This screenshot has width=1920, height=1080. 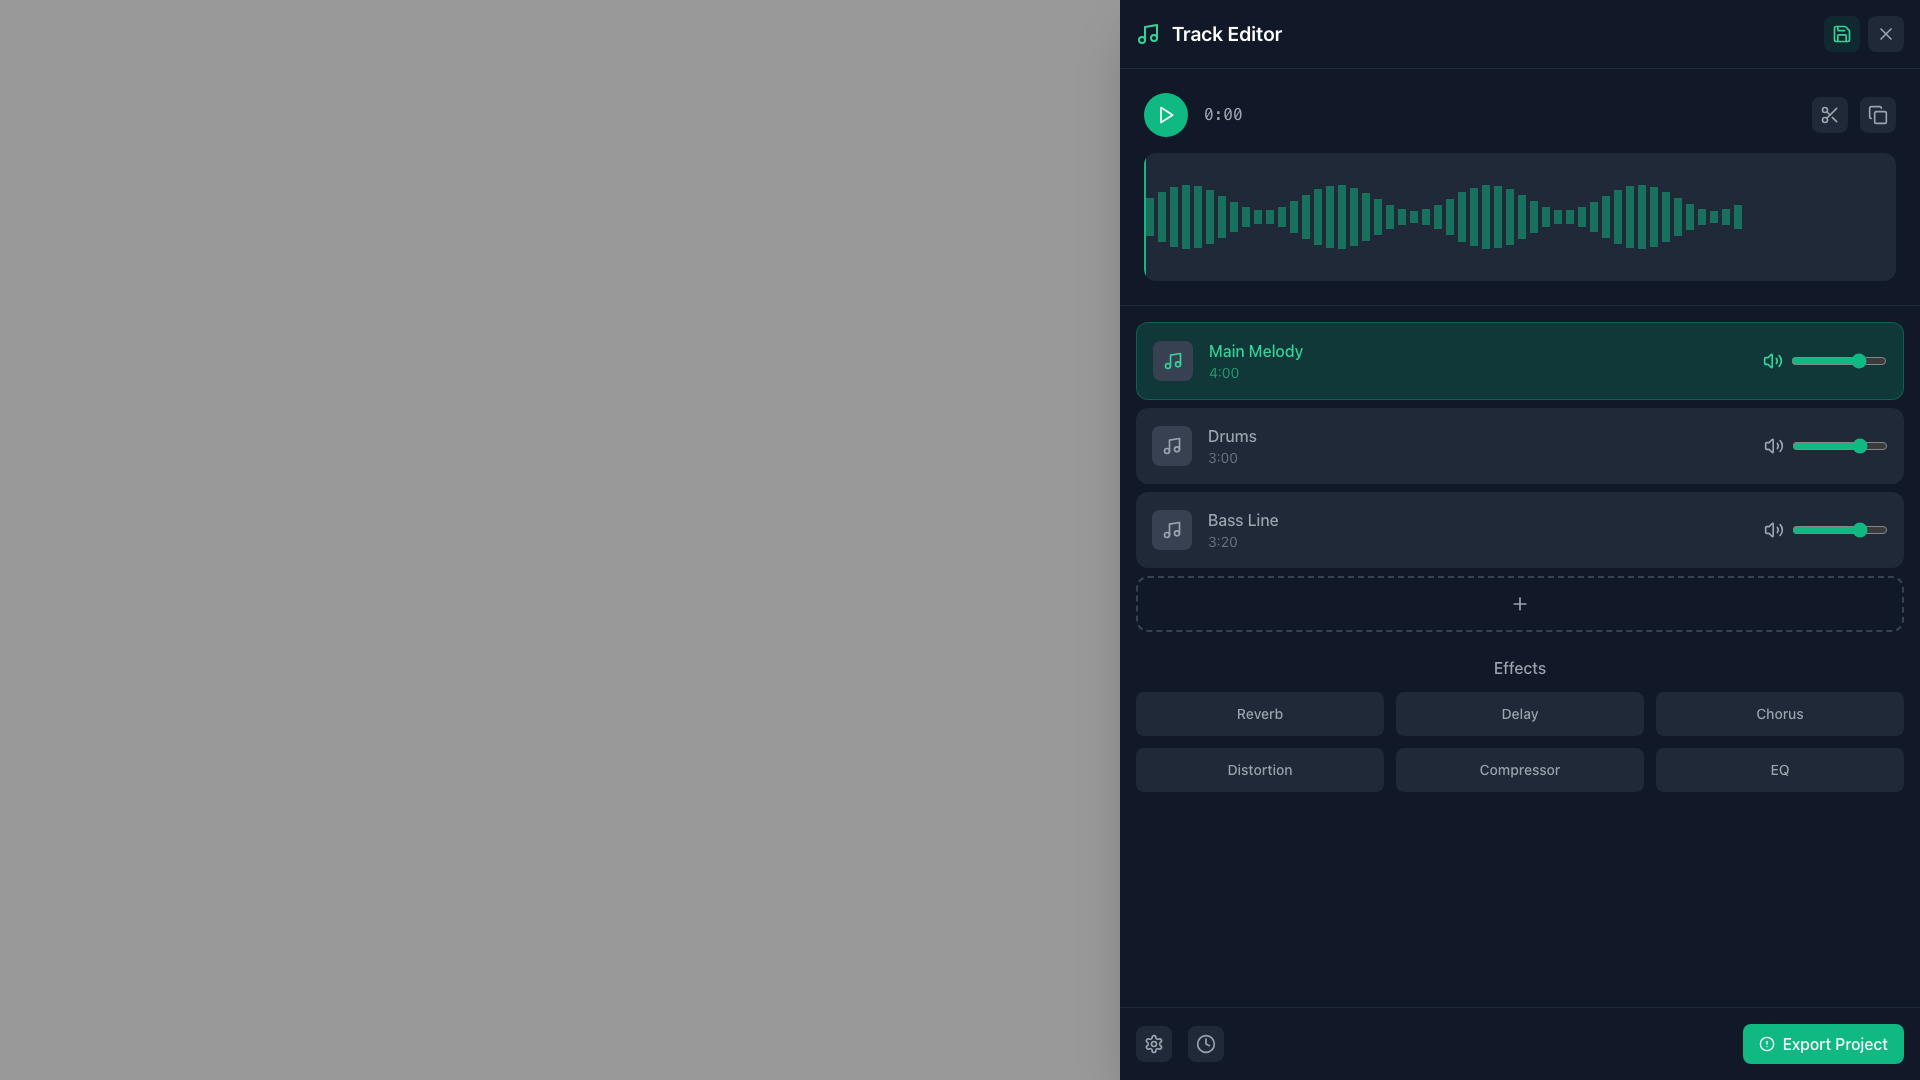 What do you see at coordinates (1193, 115) in the screenshot?
I see `the Text Display element that shows '0:00', which is positioned directly after the round green play button in the Track Editor panel` at bounding box center [1193, 115].